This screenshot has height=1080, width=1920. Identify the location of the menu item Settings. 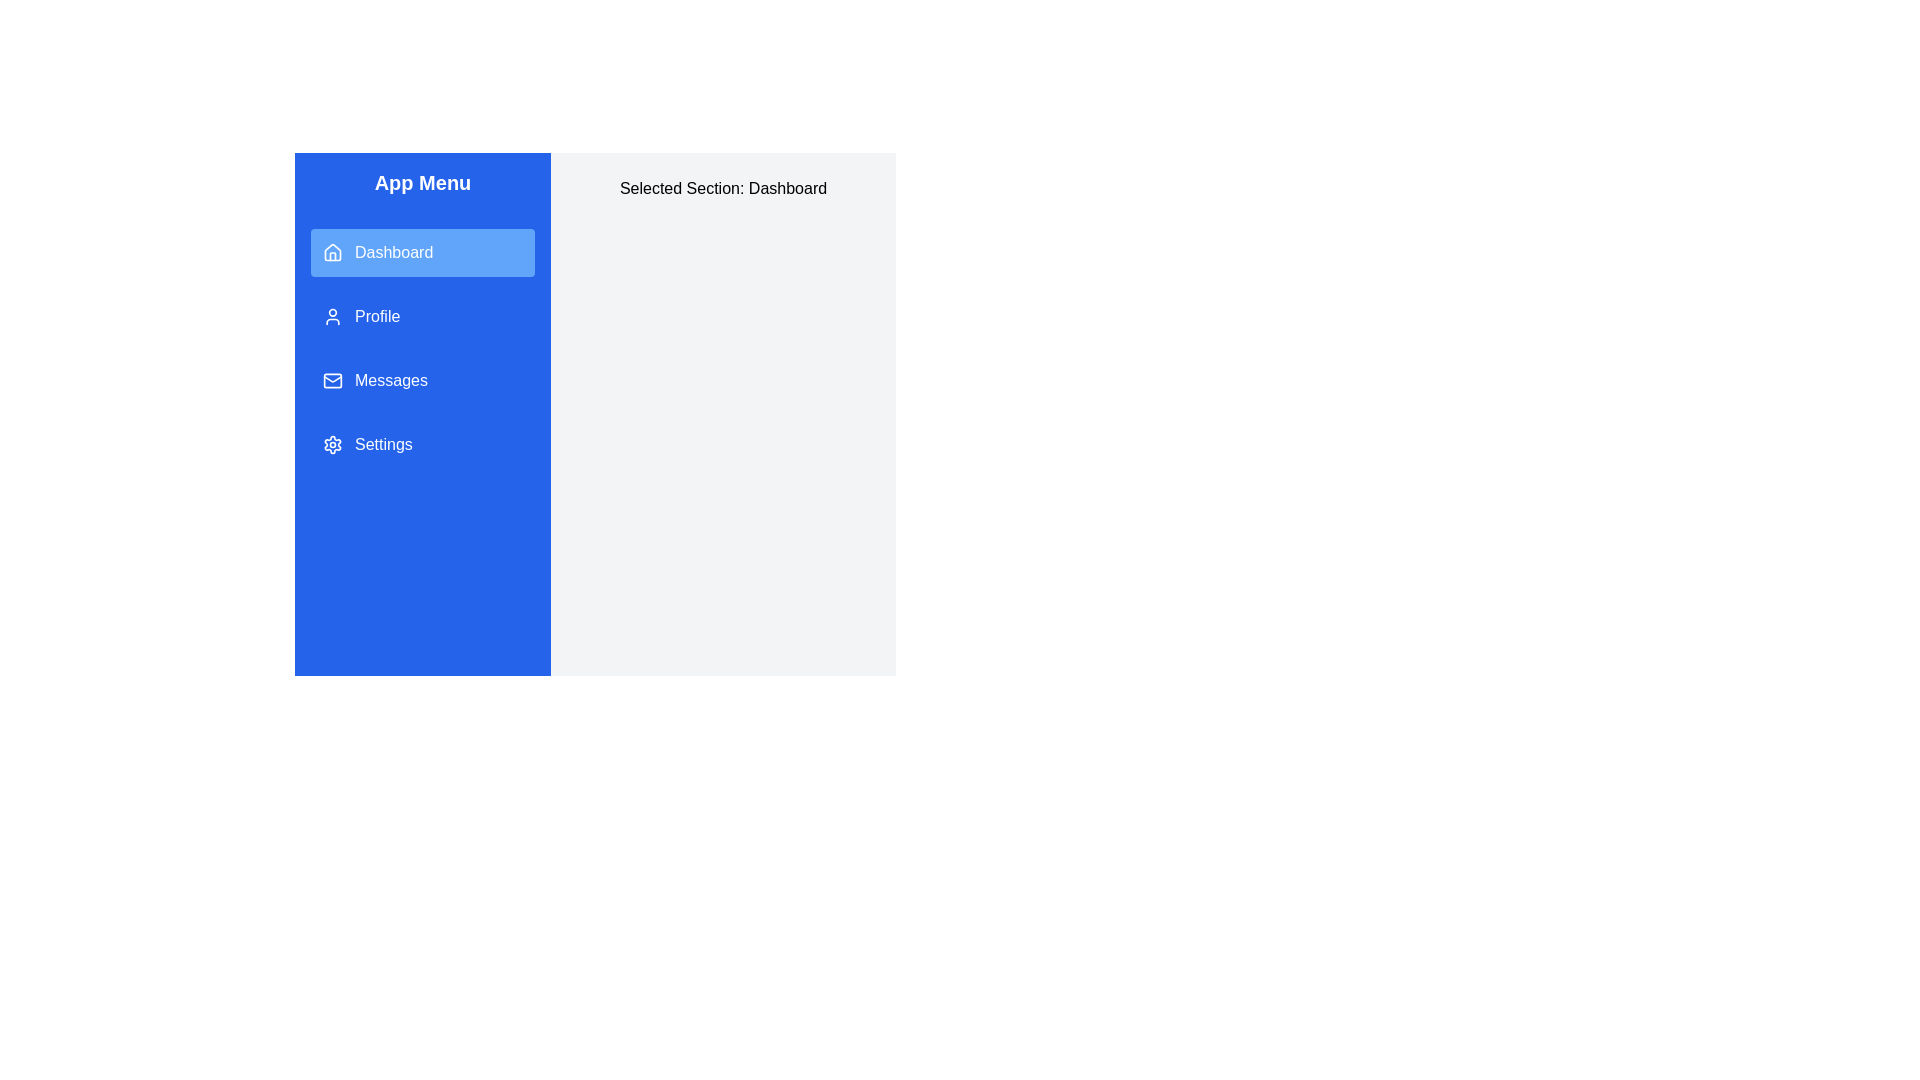
(421, 443).